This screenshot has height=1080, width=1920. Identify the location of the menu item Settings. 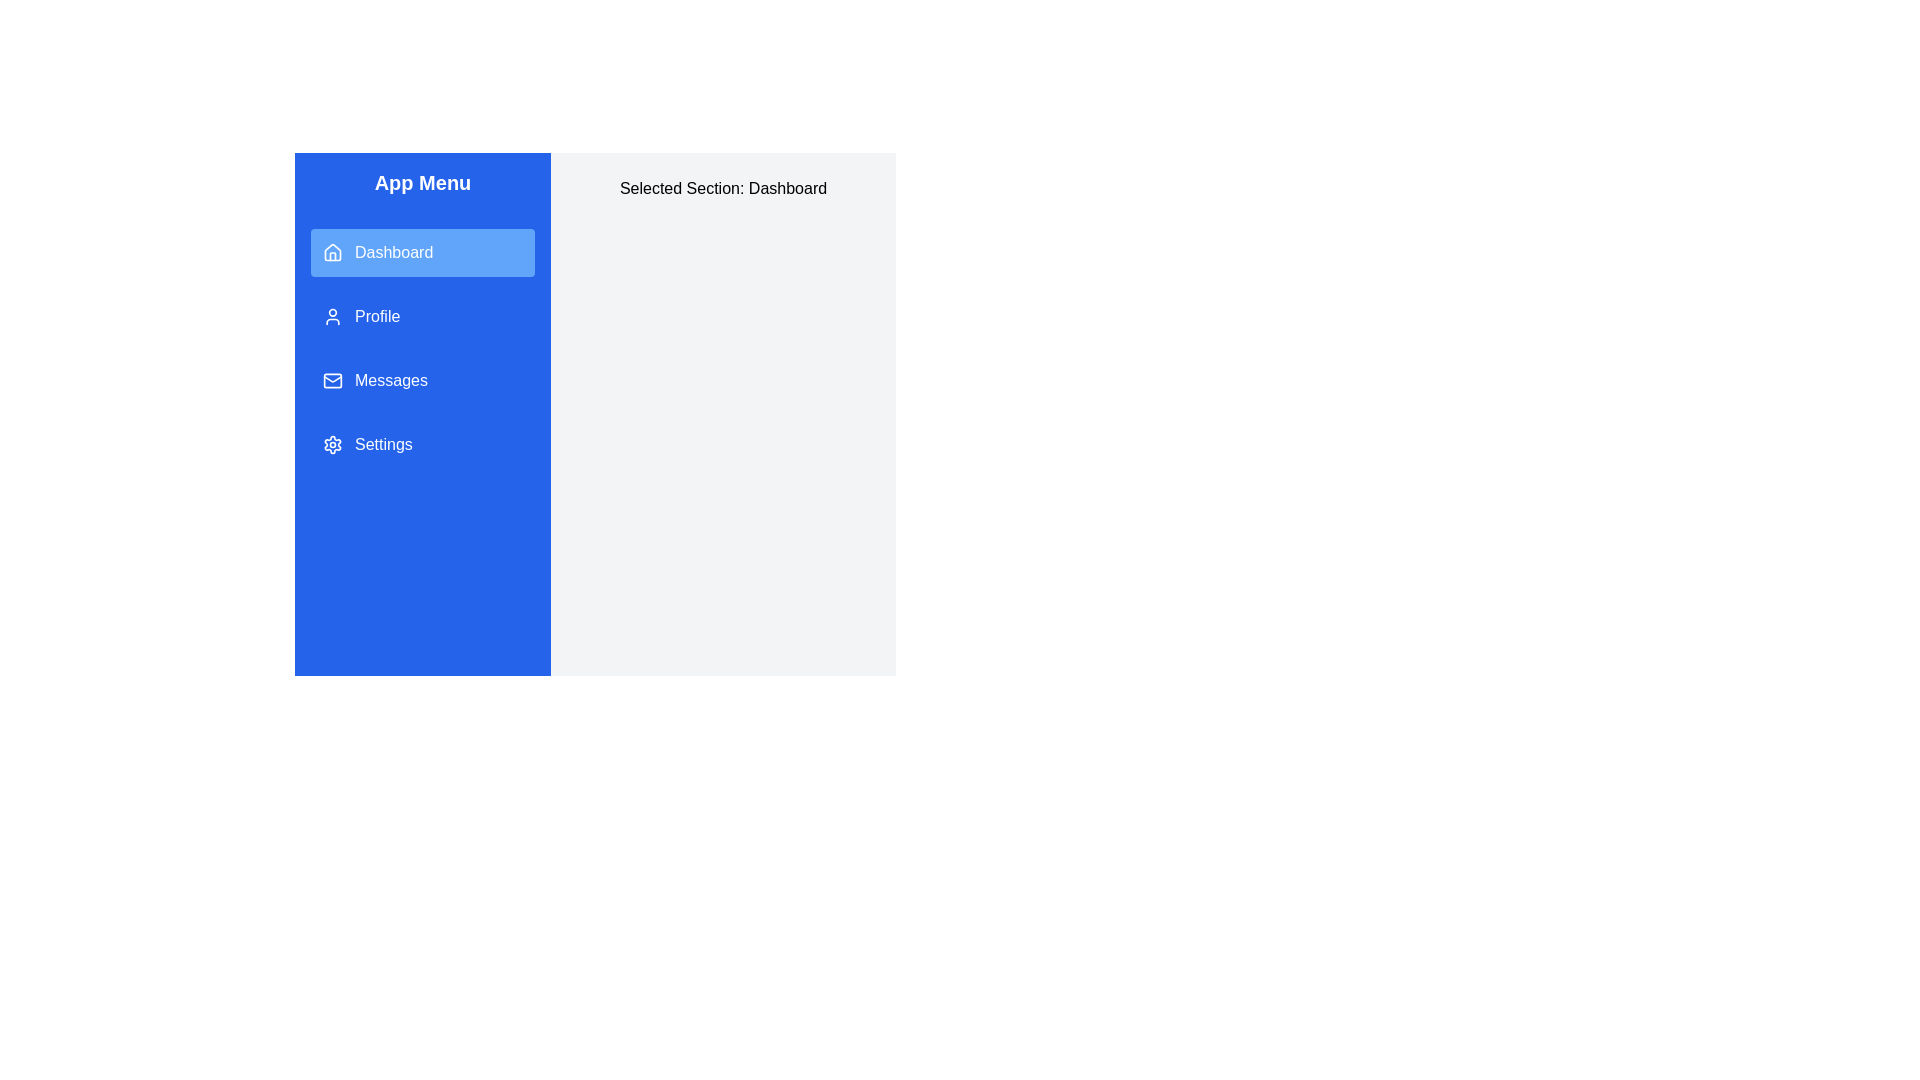
(421, 443).